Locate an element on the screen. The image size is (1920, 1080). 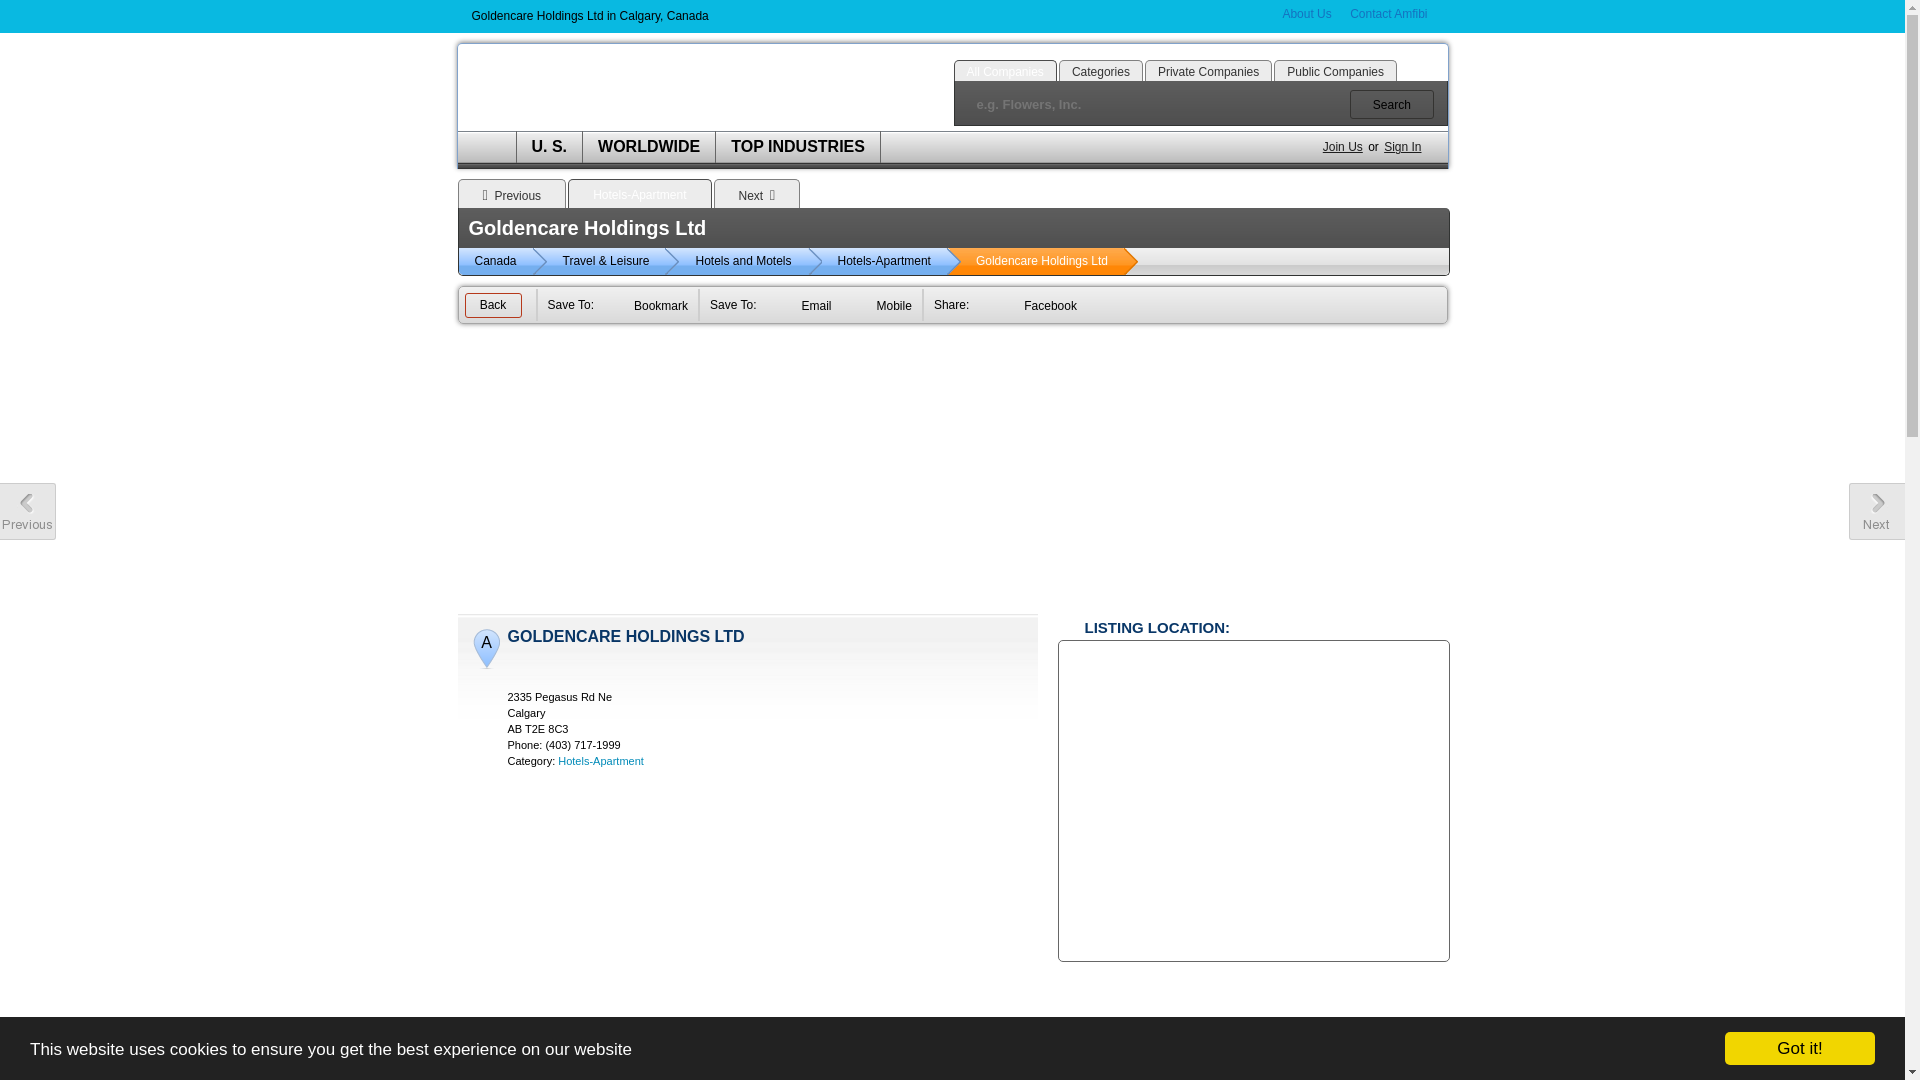
'Categories' is located at coordinates (1099, 70).